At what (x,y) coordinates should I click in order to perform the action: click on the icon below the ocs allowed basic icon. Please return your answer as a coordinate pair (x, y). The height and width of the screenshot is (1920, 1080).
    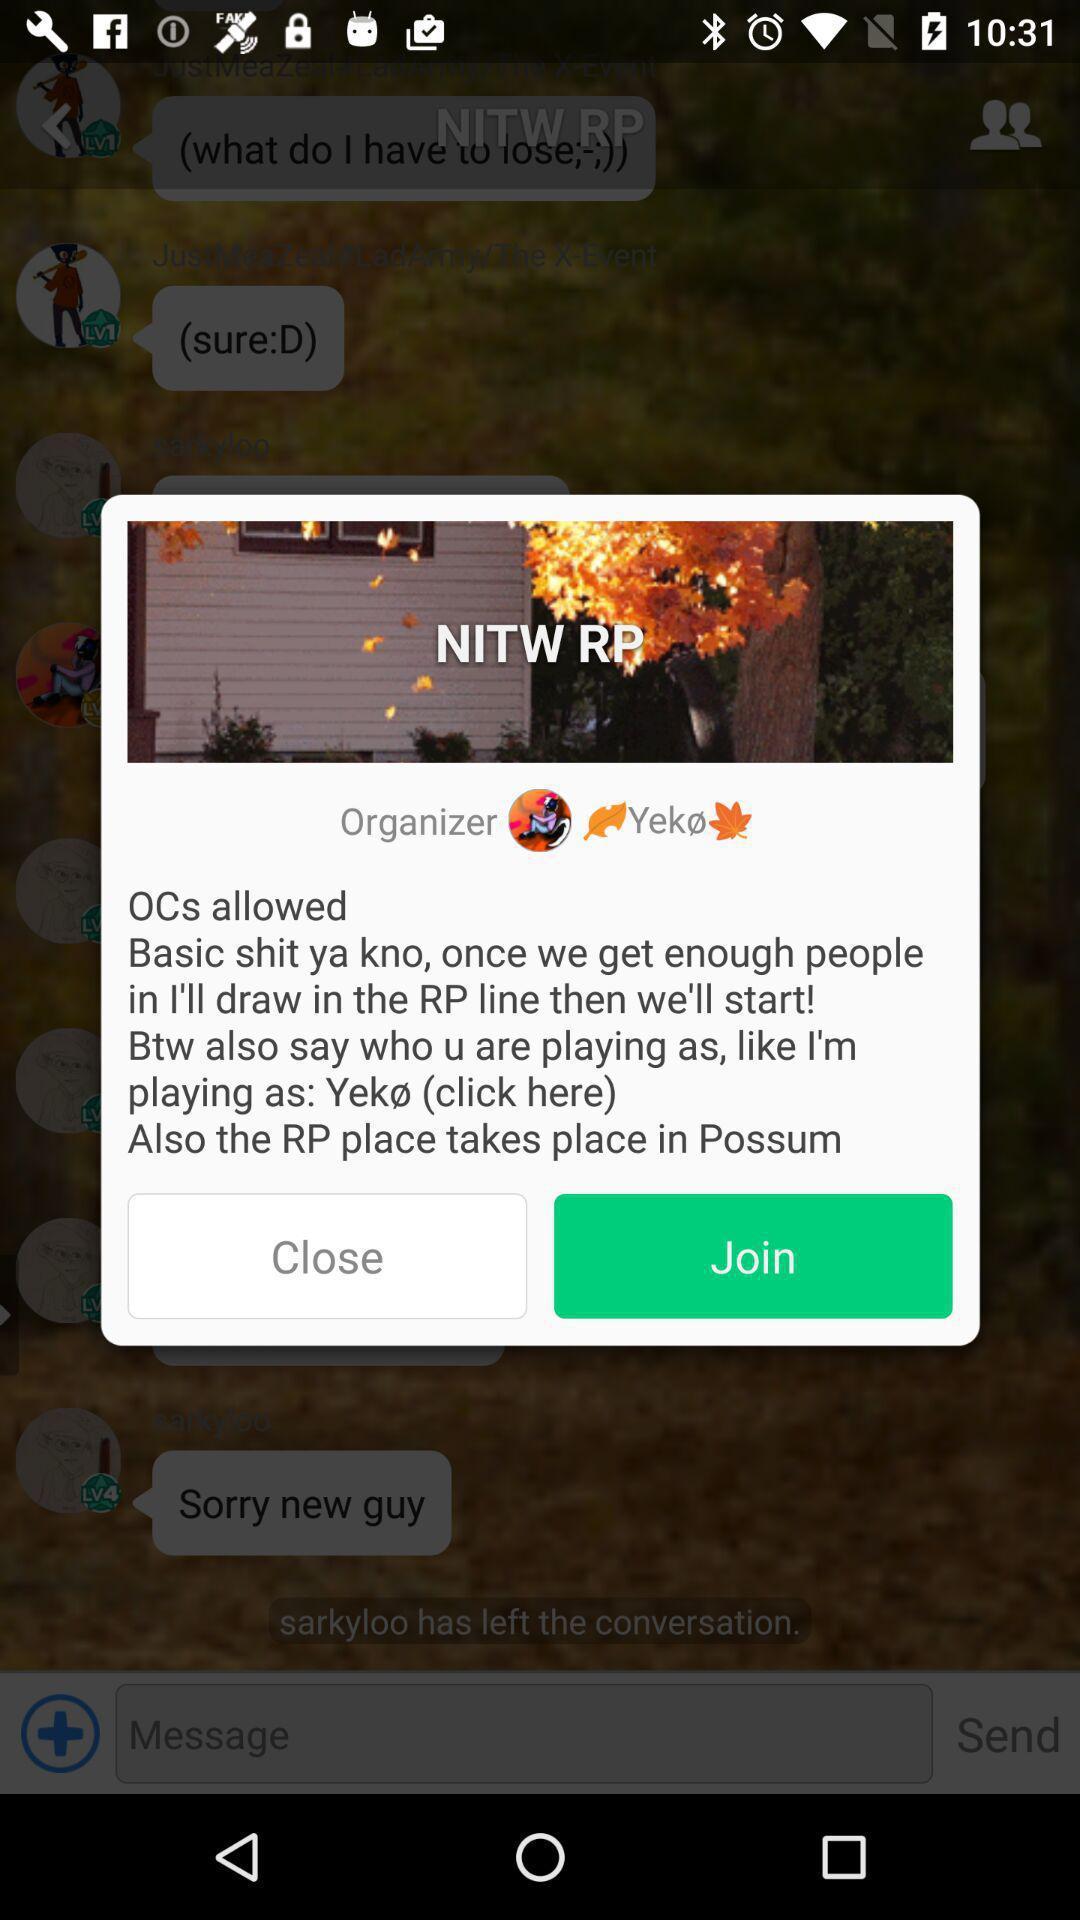
    Looking at the image, I should click on (753, 1255).